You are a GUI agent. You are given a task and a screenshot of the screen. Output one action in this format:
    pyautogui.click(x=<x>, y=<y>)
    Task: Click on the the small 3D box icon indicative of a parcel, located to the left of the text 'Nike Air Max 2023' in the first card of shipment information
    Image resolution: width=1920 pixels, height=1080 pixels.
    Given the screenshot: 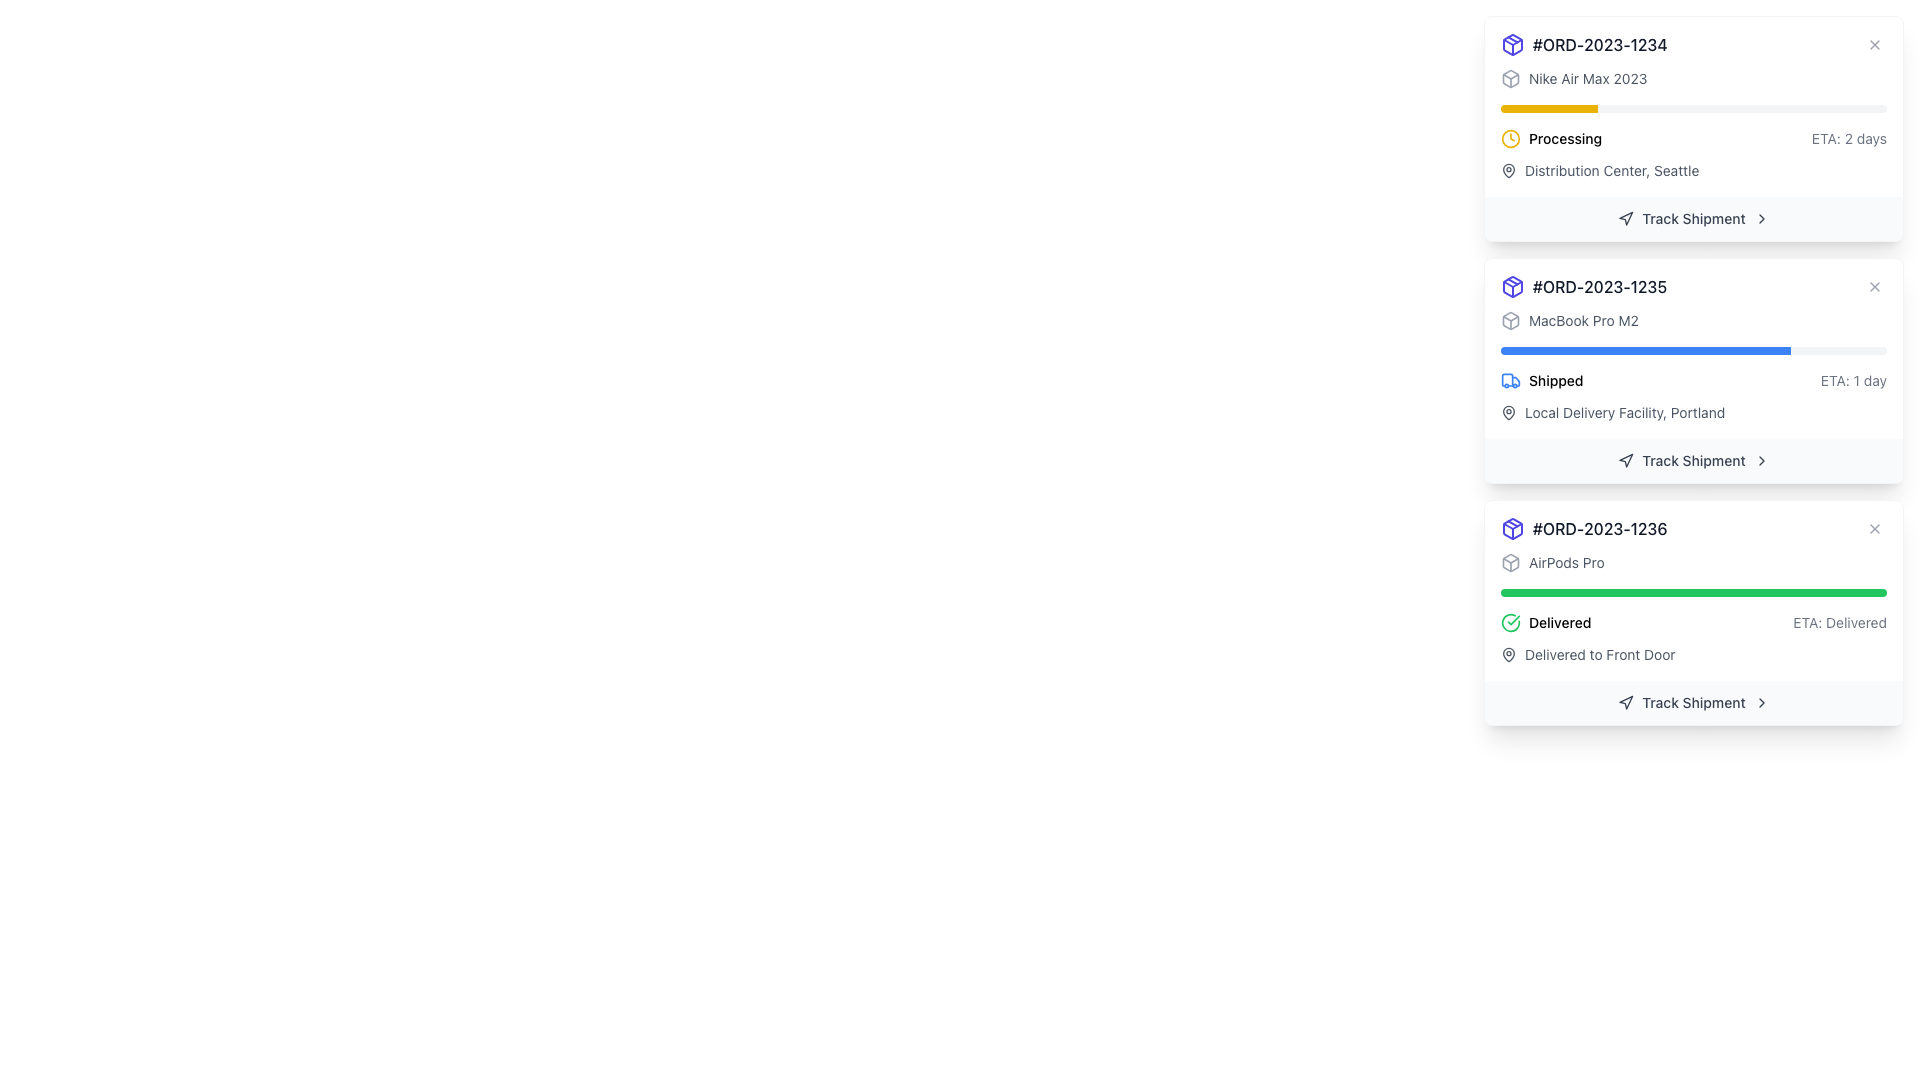 What is the action you would take?
    pyautogui.click(x=1511, y=77)
    